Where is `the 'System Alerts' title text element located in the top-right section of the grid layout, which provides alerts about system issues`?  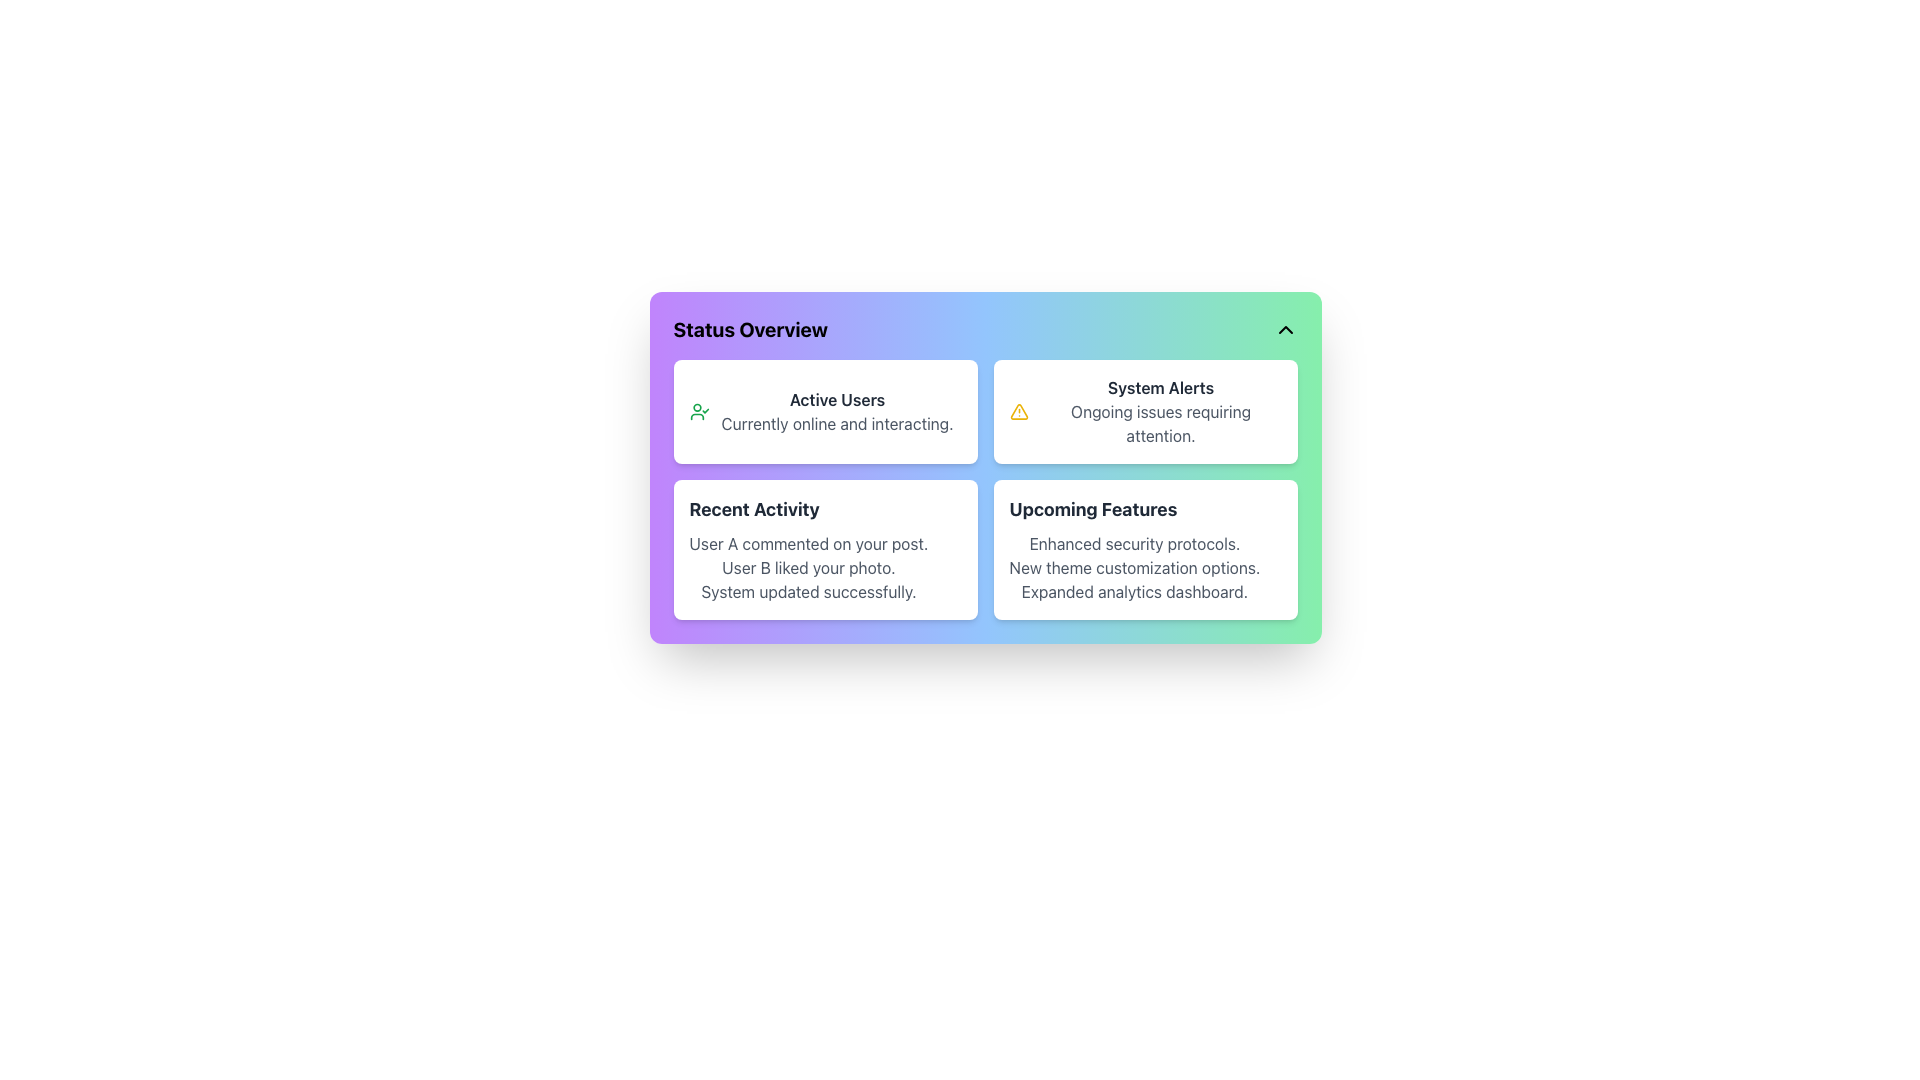 the 'System Alerts' title text element located in the top-right section of the grid layout, which provides alerts about system issues is located at coordinates (1161, 388).